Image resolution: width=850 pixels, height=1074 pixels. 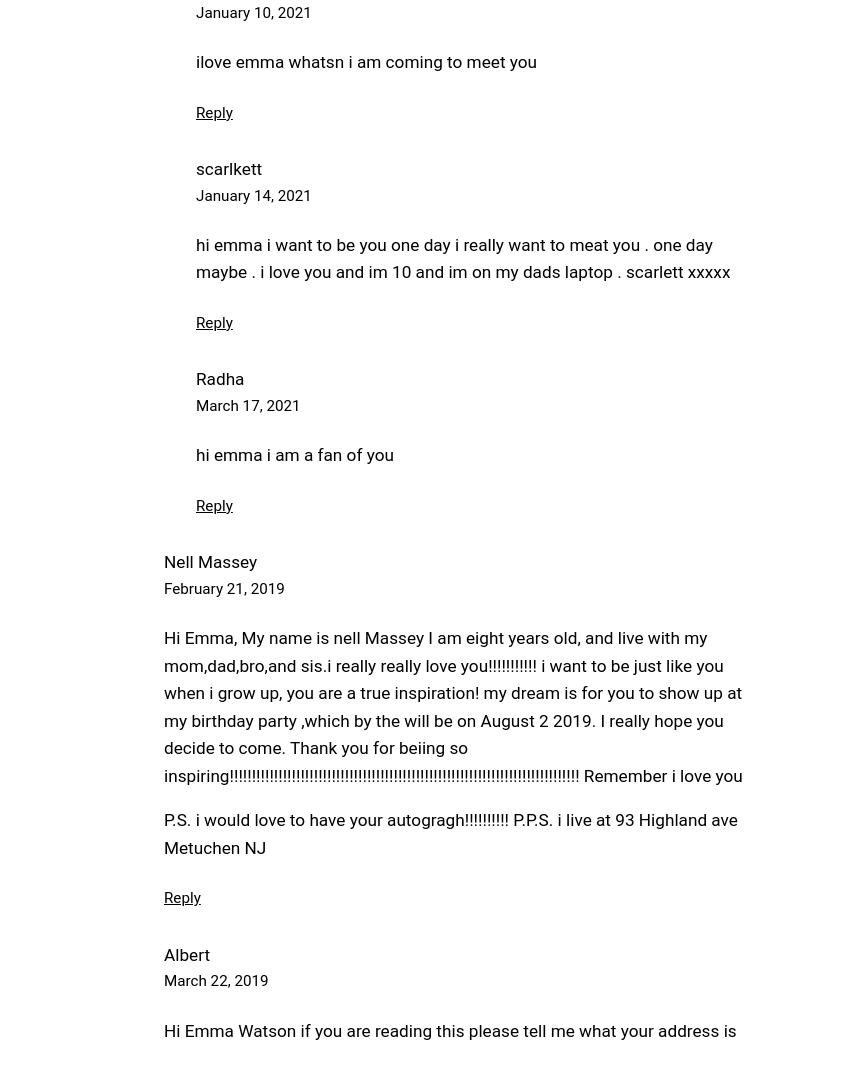 I want to click on 'scarlkett', so click(x=195, y=169).